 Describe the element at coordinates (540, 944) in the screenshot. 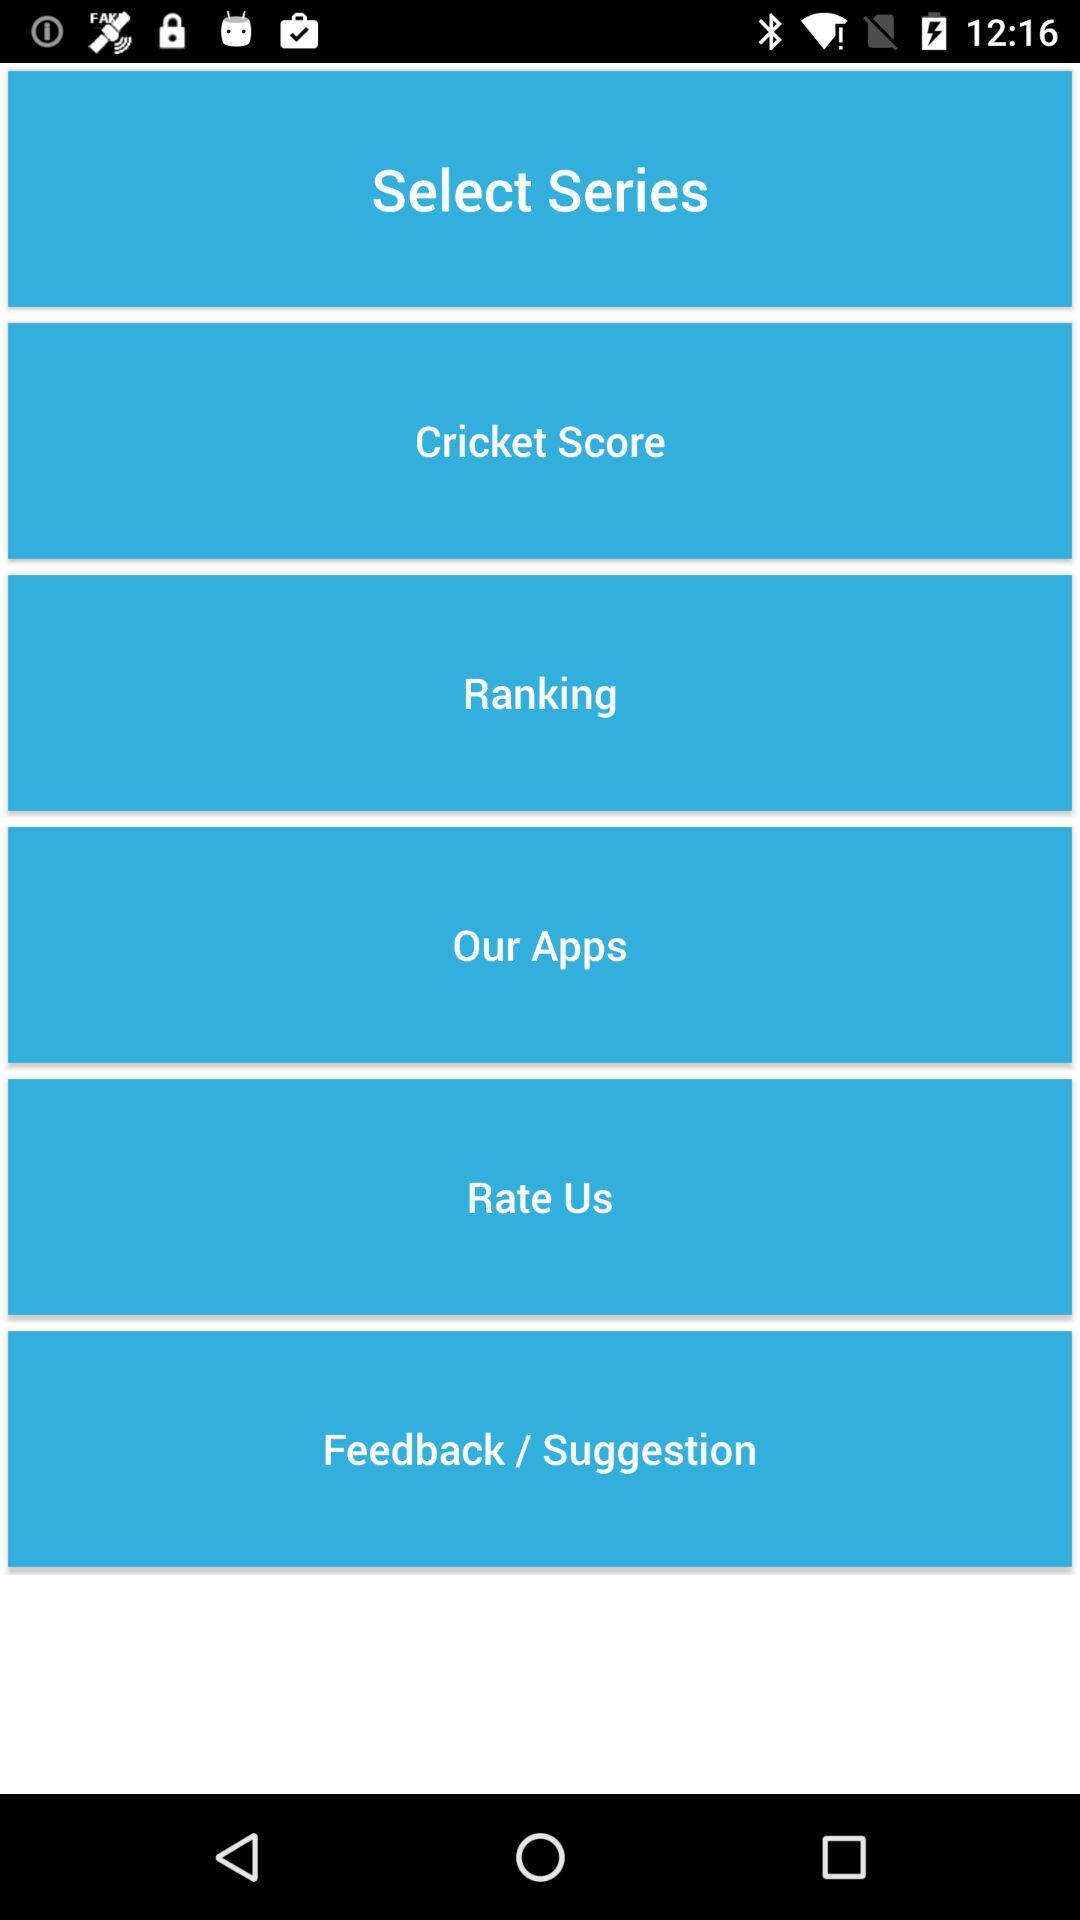

I see `item above rate us icon` at that location.